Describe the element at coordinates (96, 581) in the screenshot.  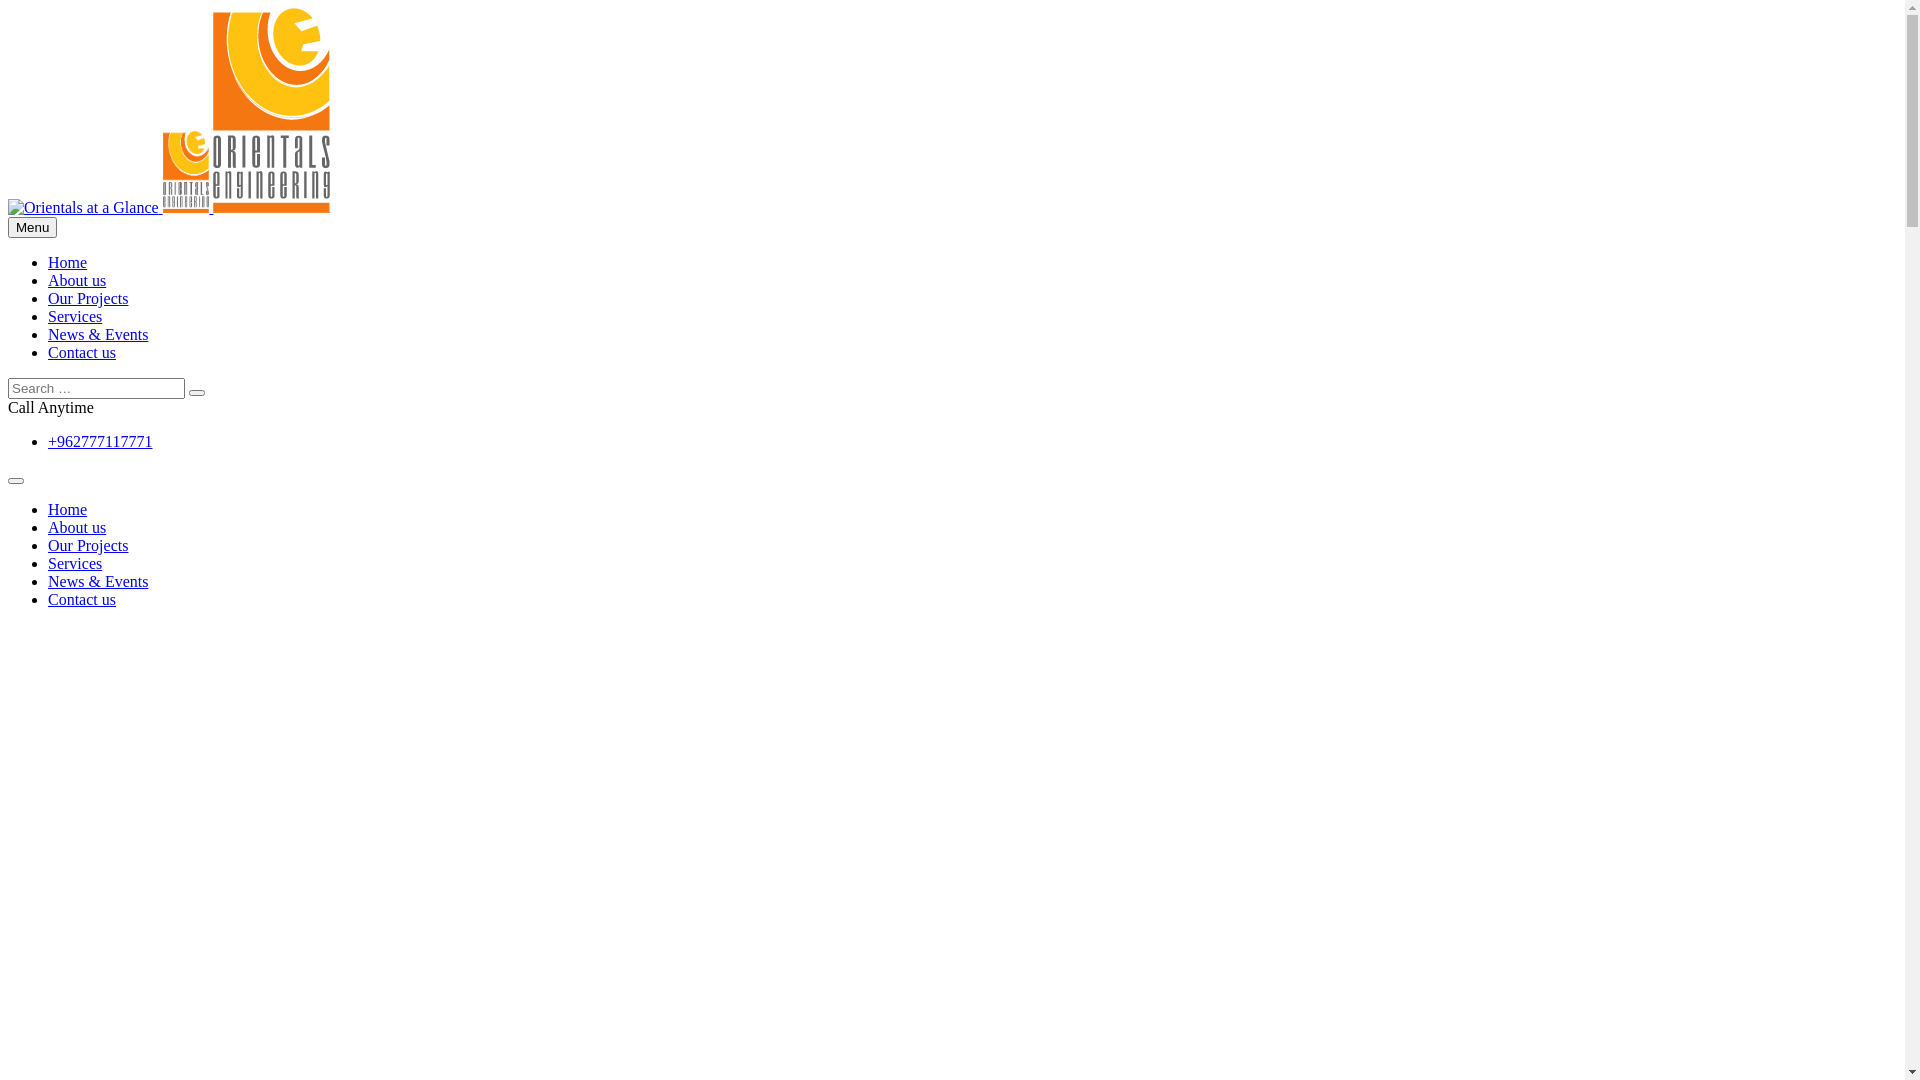
I see `'News & Events'` at that location.